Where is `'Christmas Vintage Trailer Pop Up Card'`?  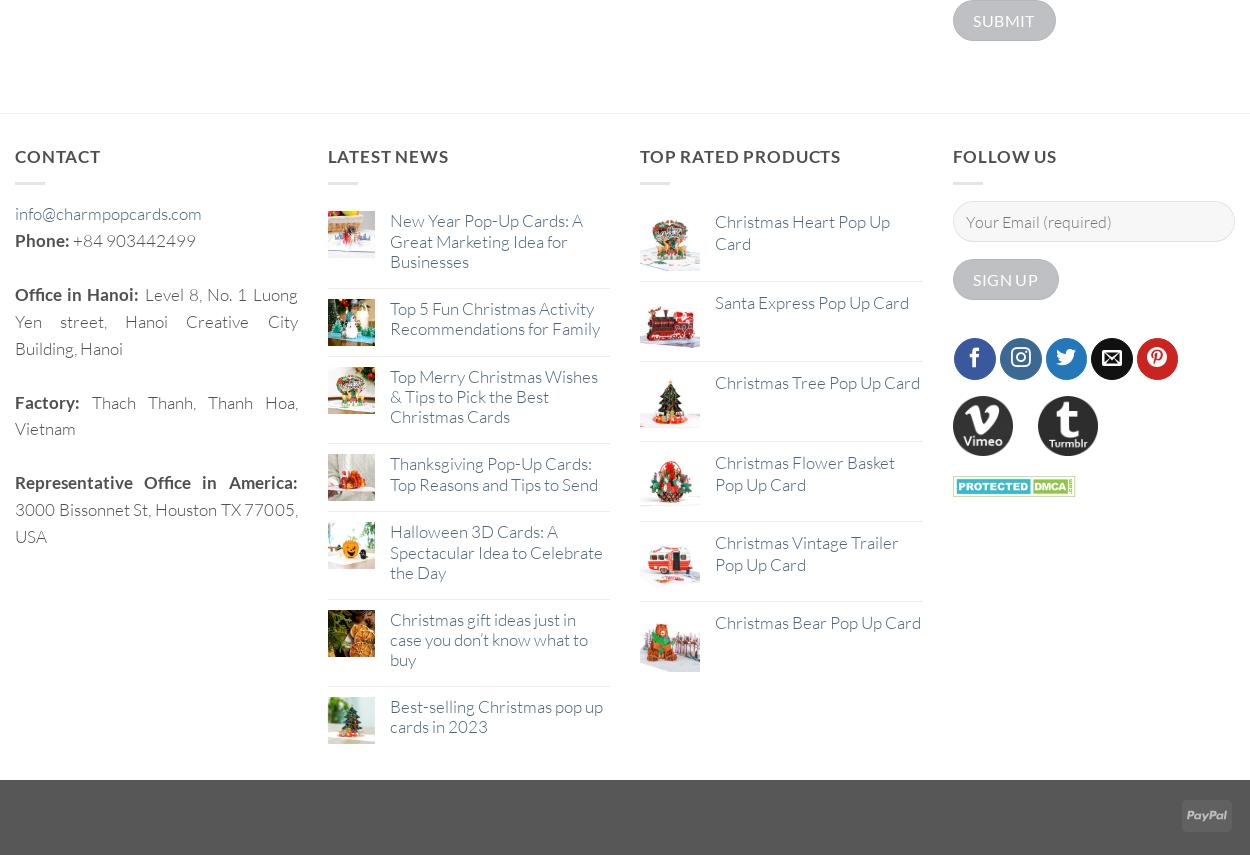 'Christmas Vintage Trailer Pop Up Card' is located at coordinates (806, 553).